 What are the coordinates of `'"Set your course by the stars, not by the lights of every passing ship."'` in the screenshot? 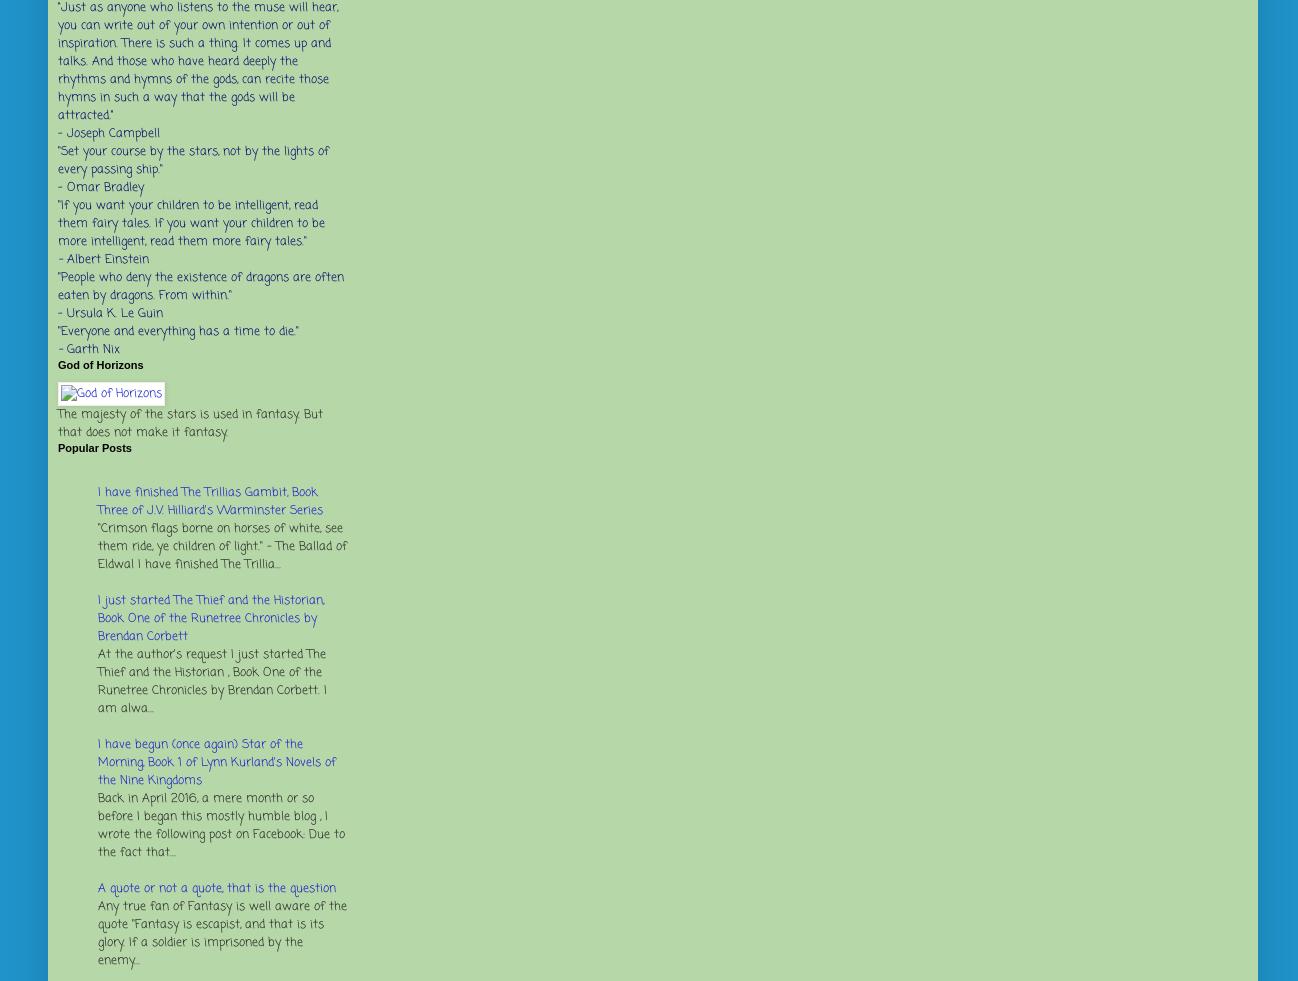 It's located at (192, 159).